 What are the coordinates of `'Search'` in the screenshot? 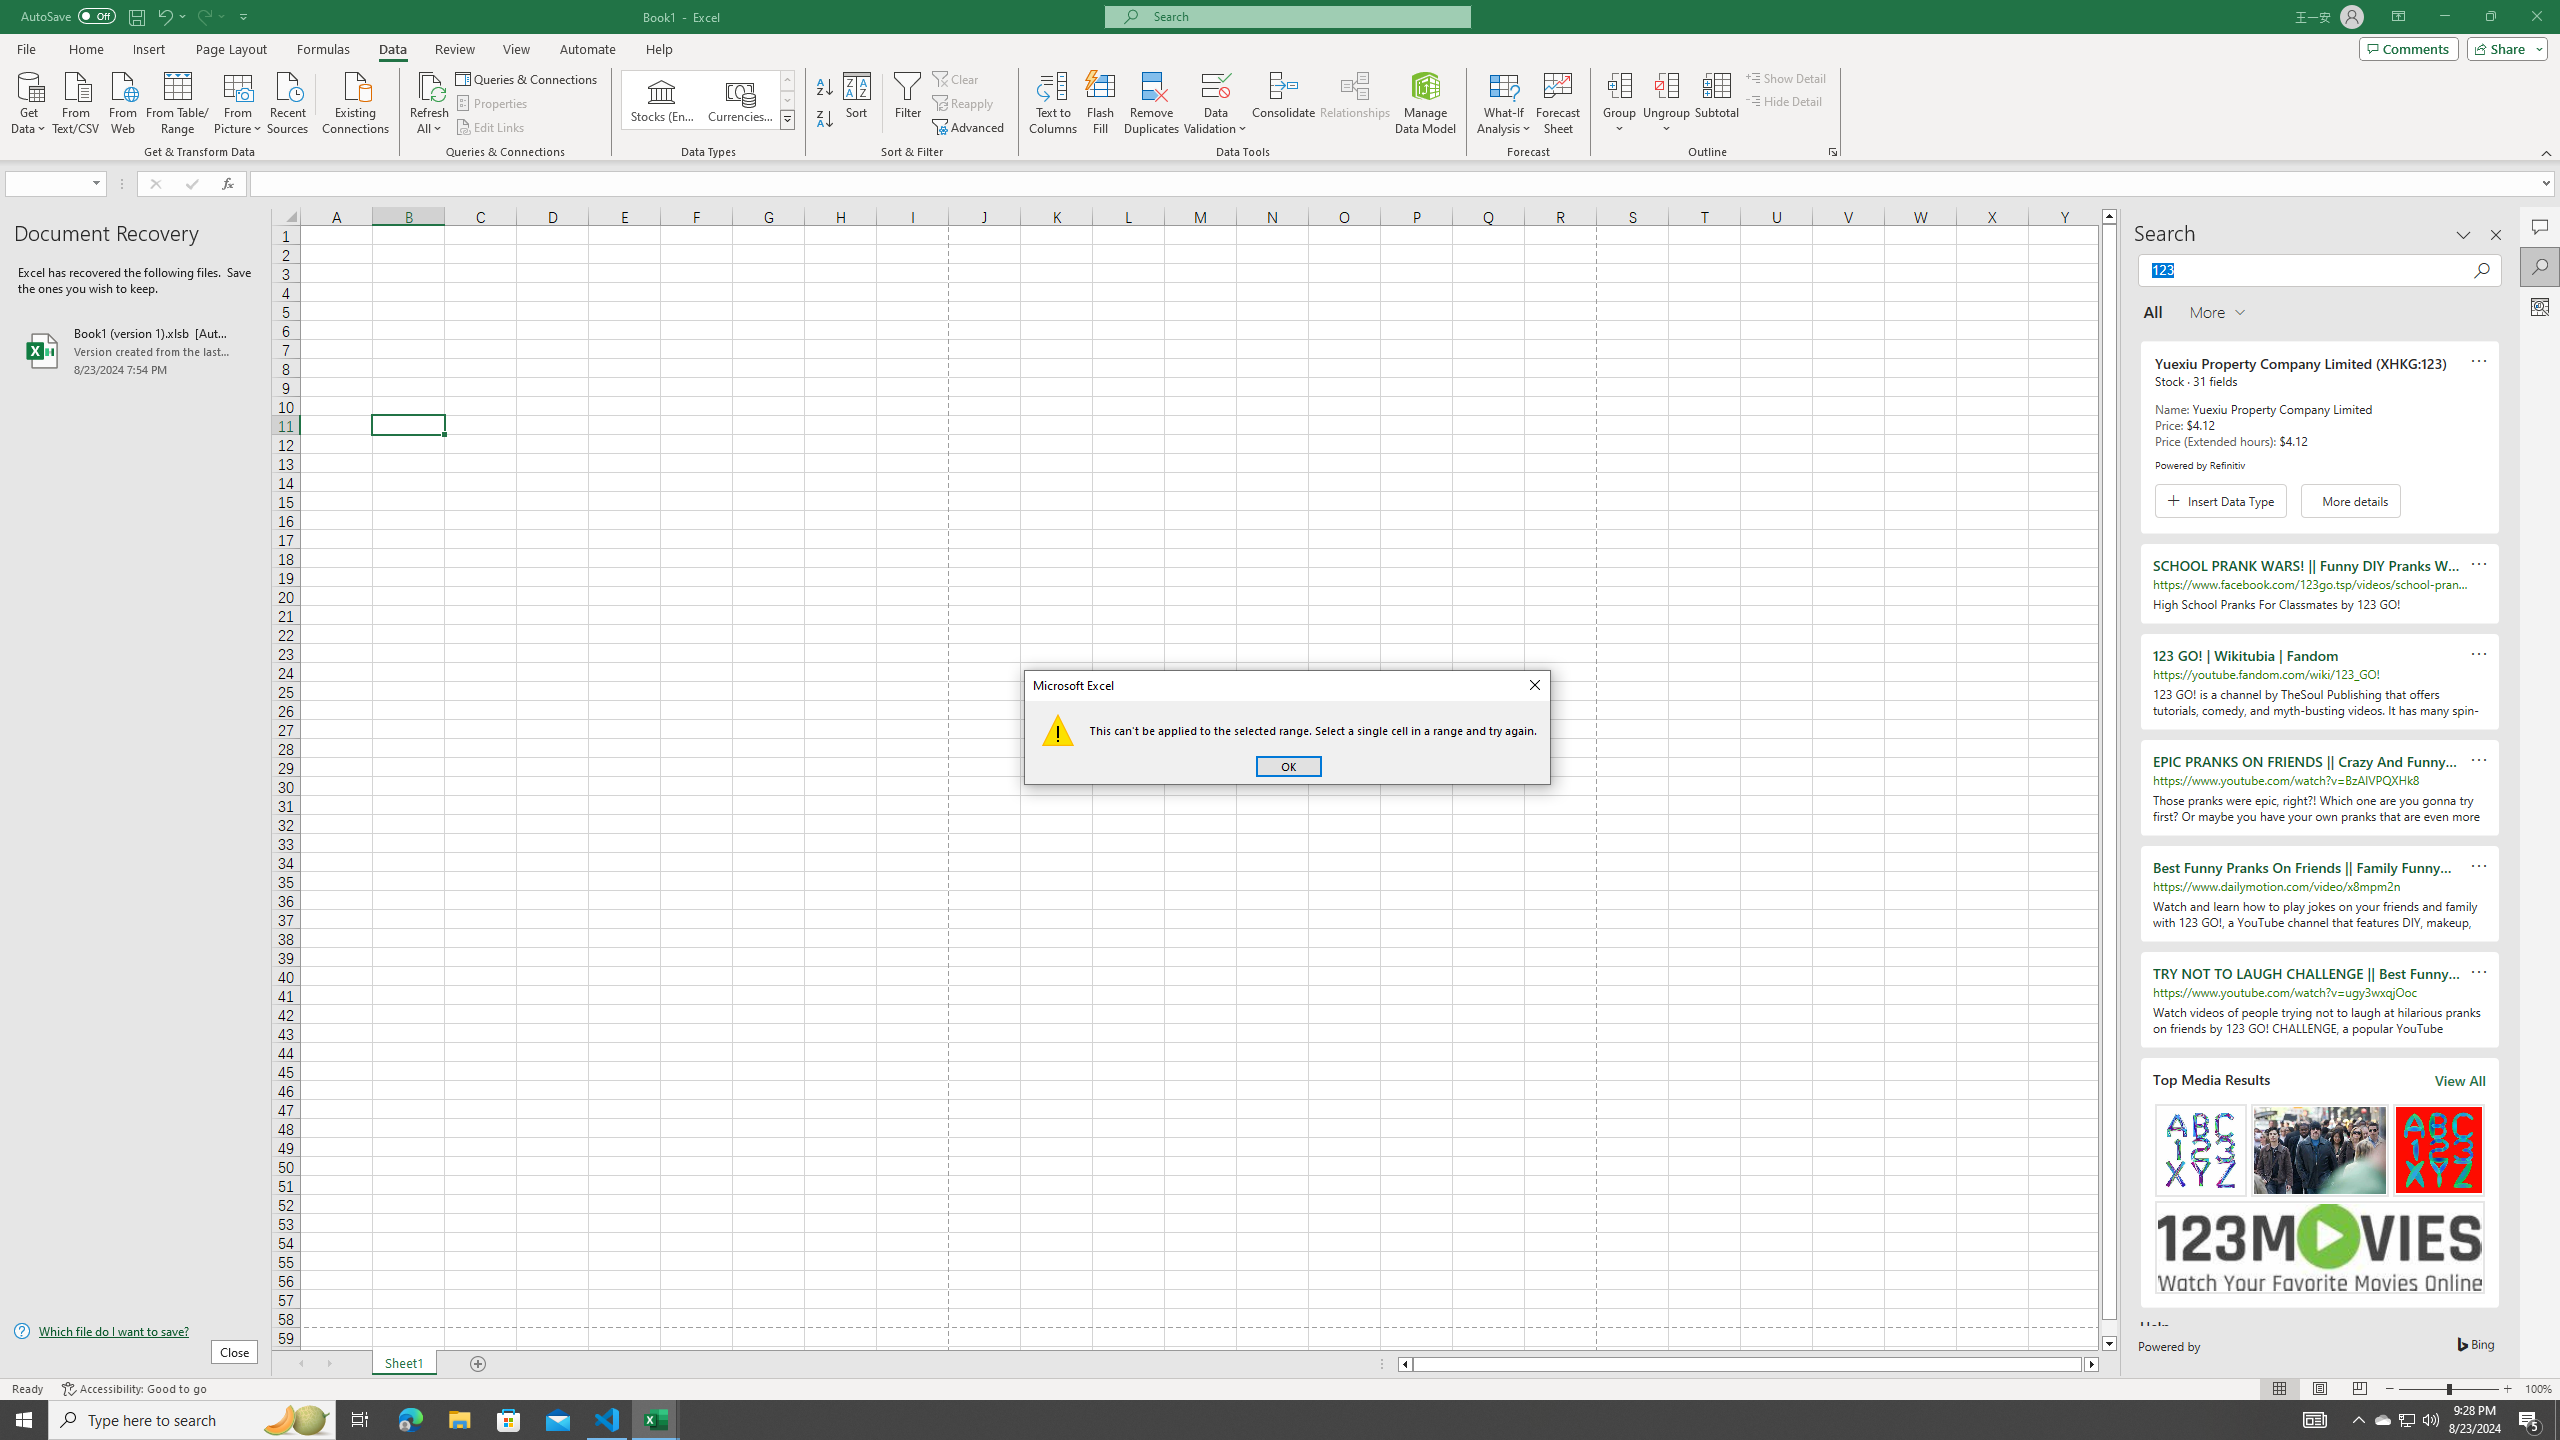 It's located at (2539, 267).